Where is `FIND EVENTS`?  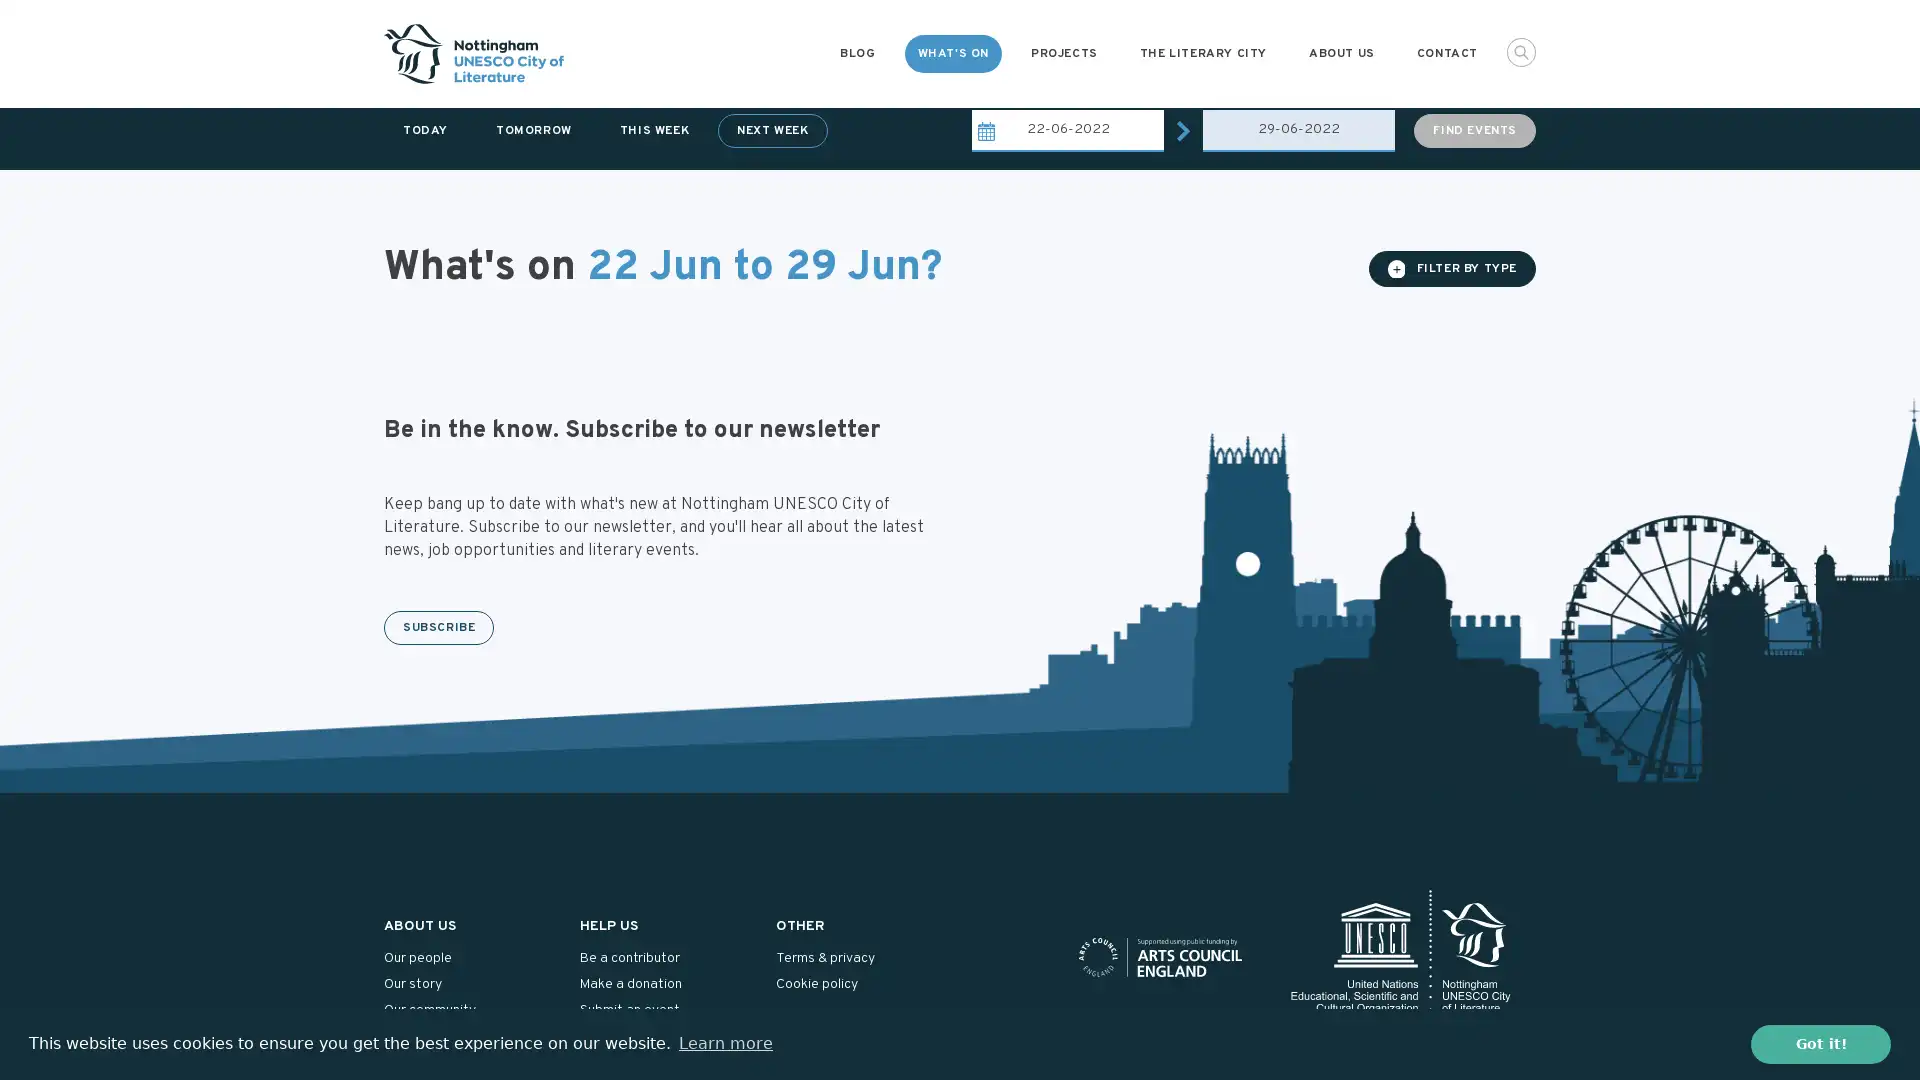 FIND EVENTS is located at coordinates (1474, 130).